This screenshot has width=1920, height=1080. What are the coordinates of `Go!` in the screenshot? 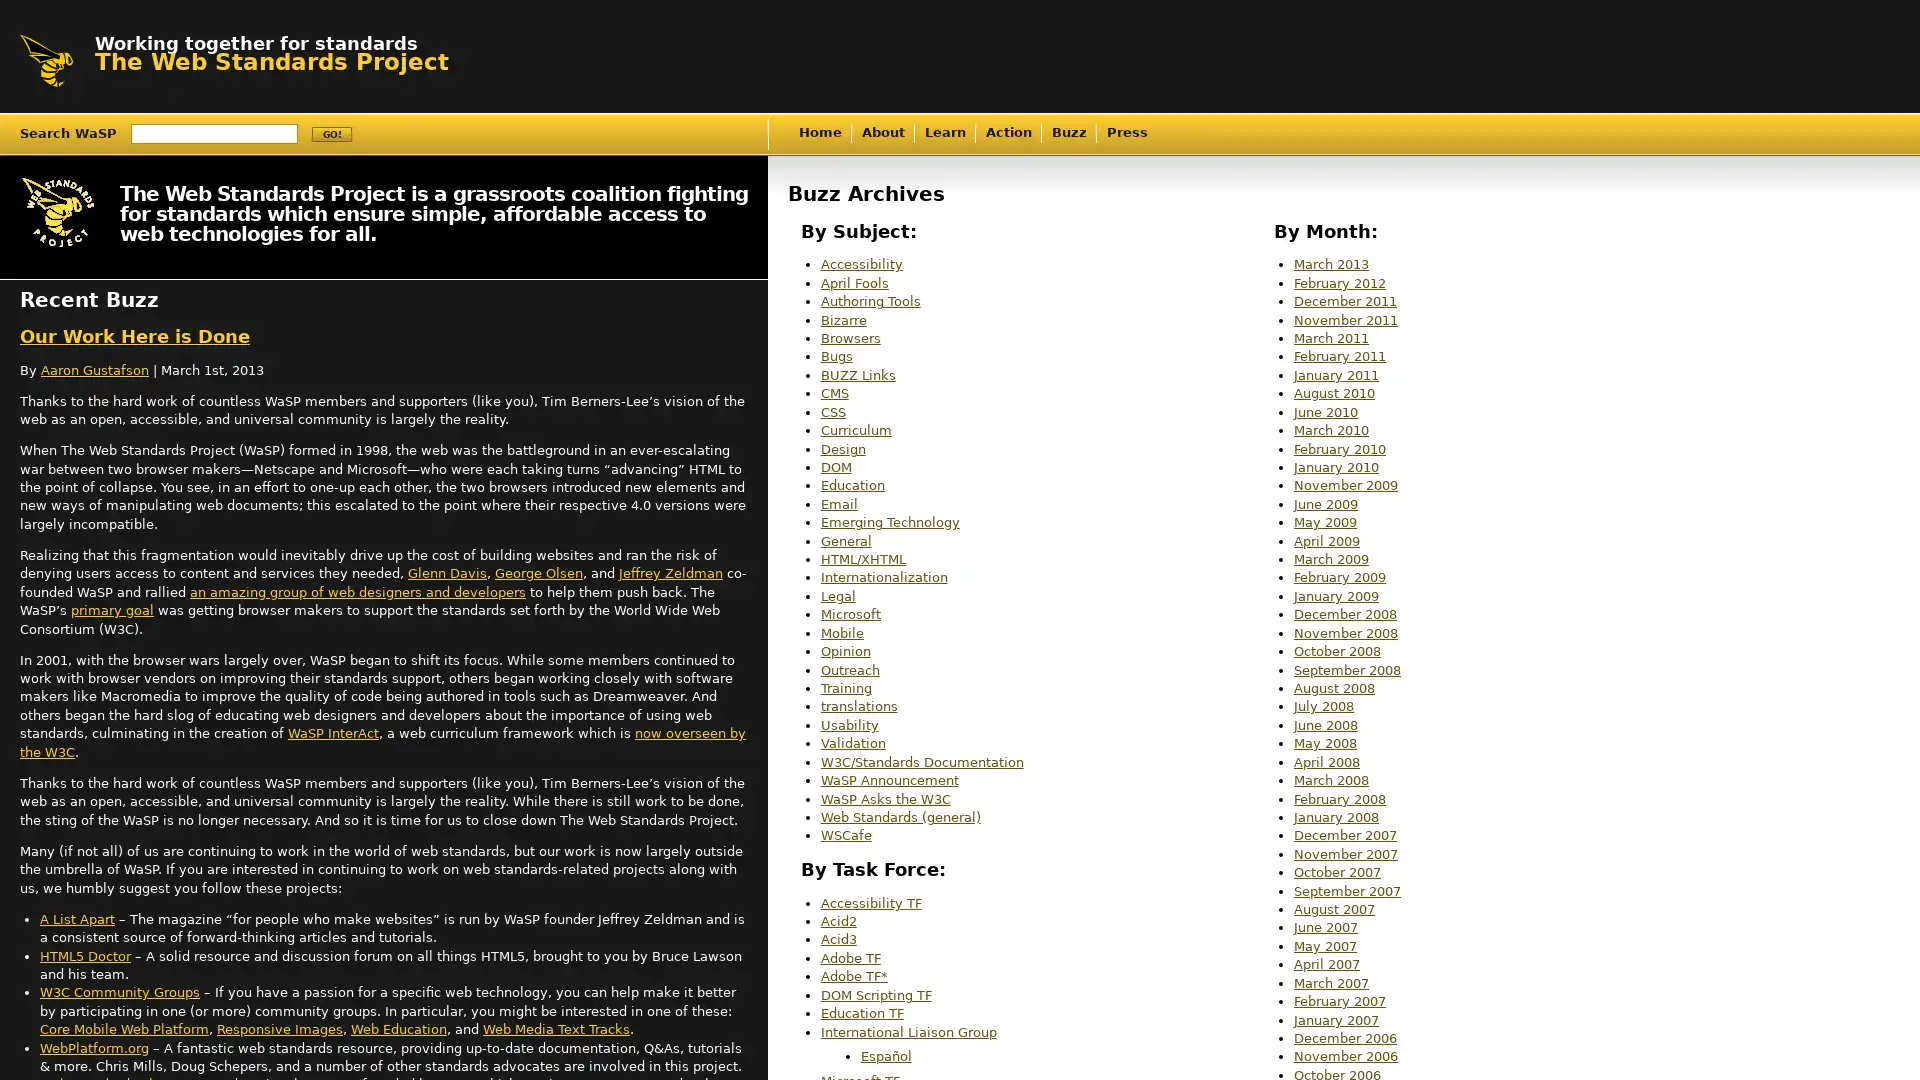 It's located at (331, 134).